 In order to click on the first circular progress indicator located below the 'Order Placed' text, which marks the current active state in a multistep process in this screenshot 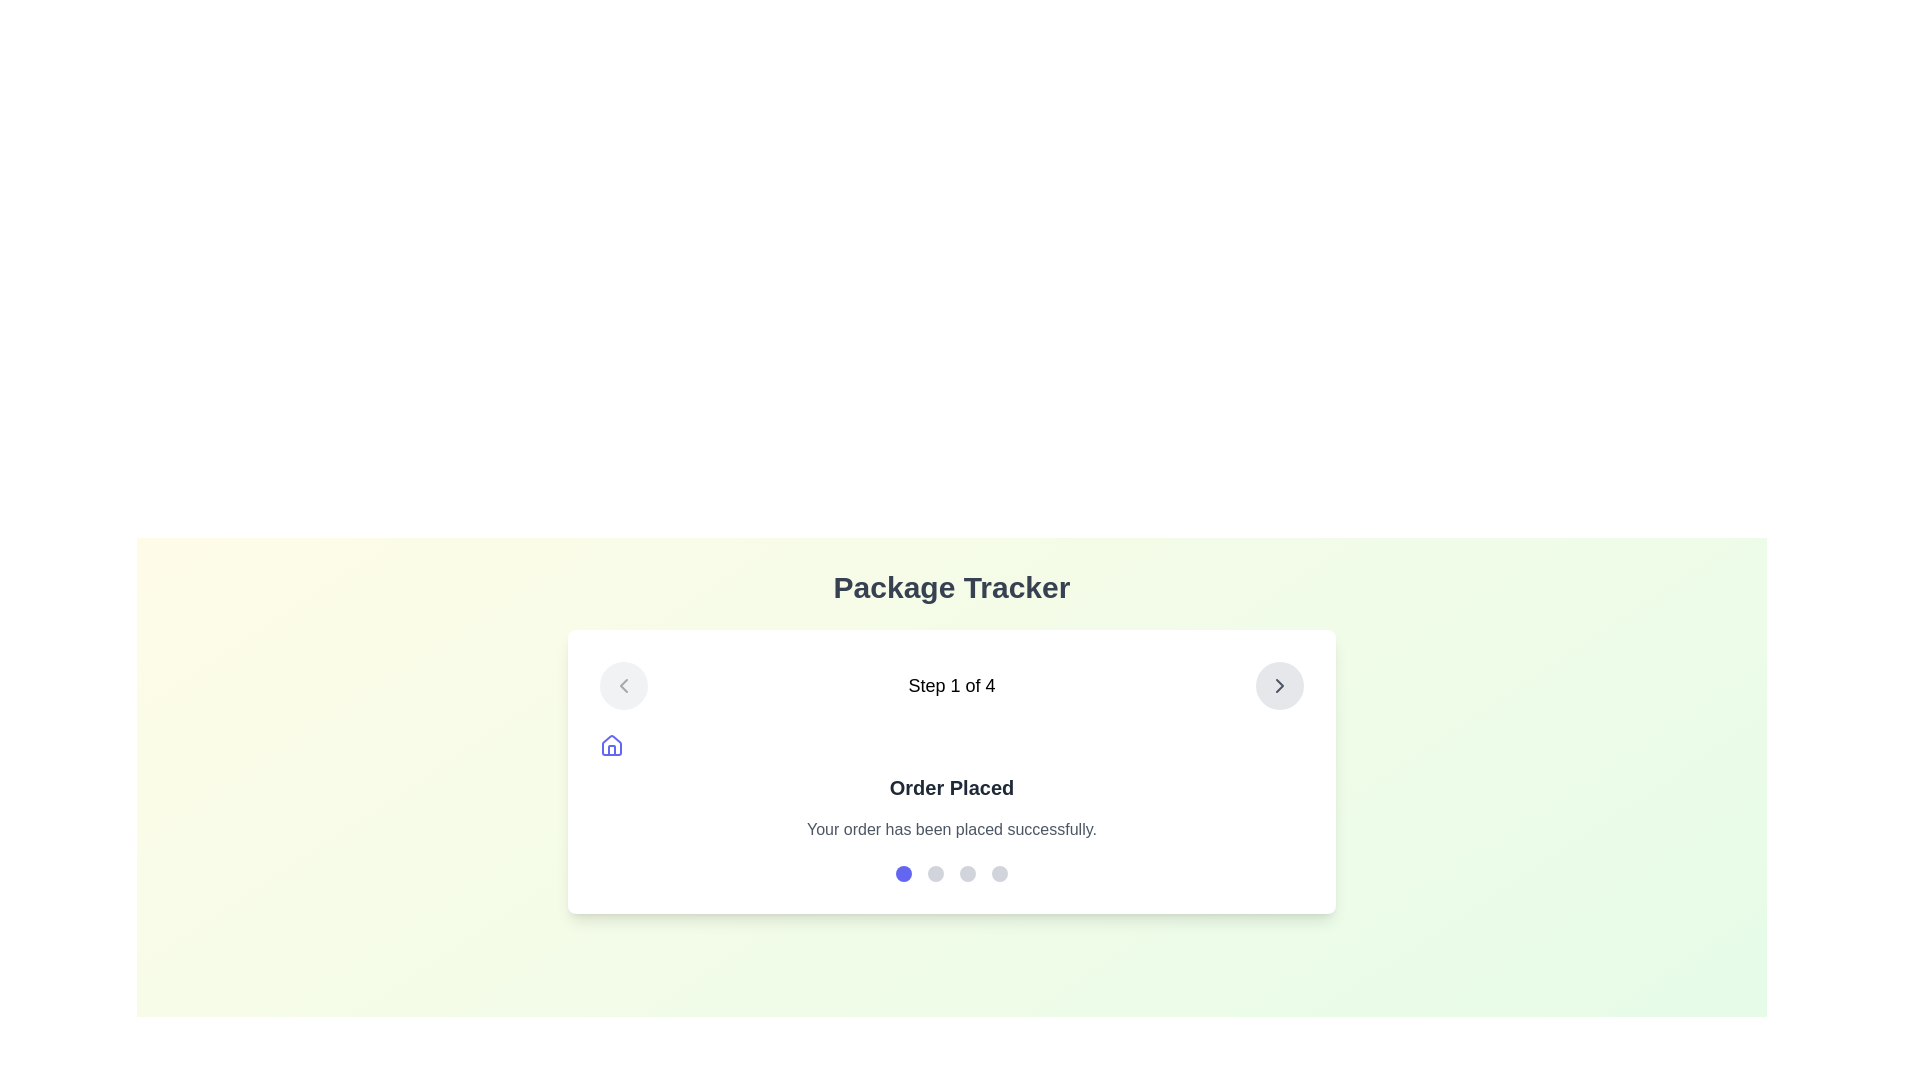, I will do `click(902, 873)`.